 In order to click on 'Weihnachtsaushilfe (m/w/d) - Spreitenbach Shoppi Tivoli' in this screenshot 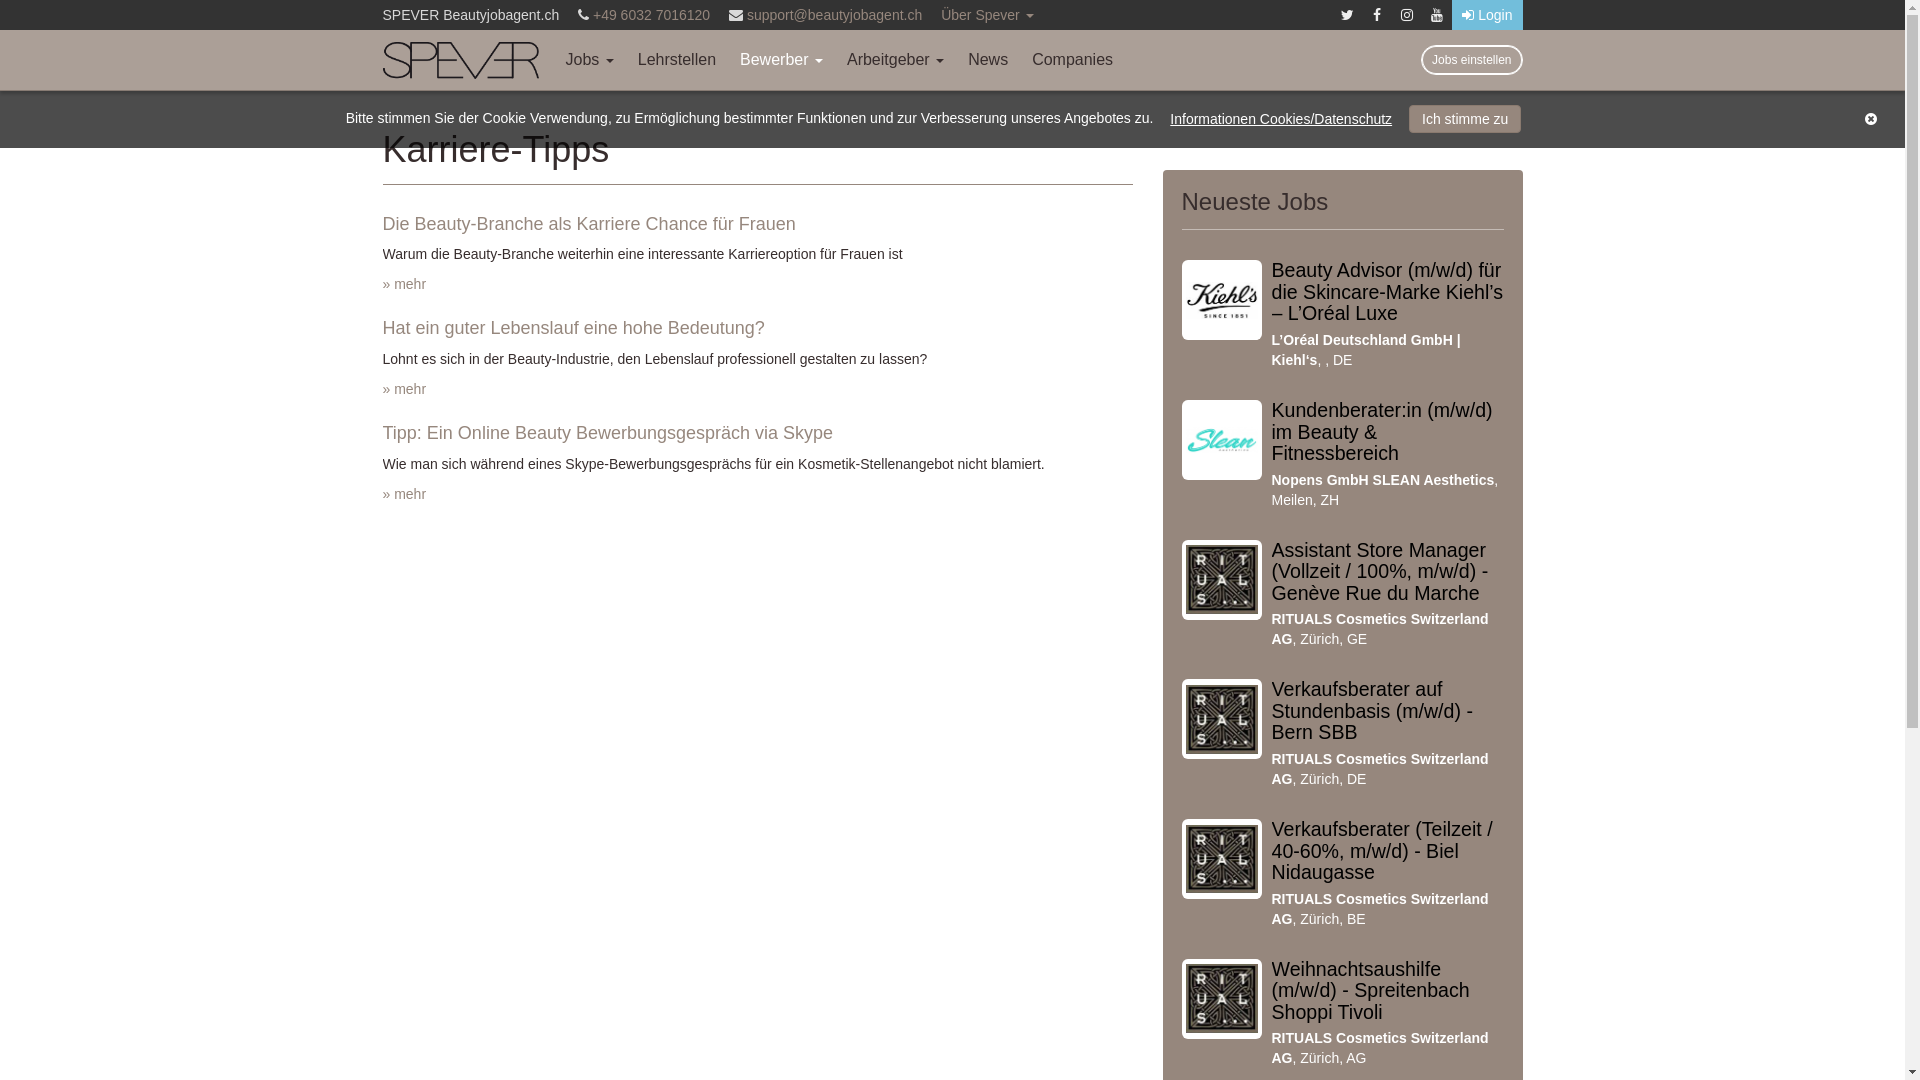, I will do `click(1370, 990)`.